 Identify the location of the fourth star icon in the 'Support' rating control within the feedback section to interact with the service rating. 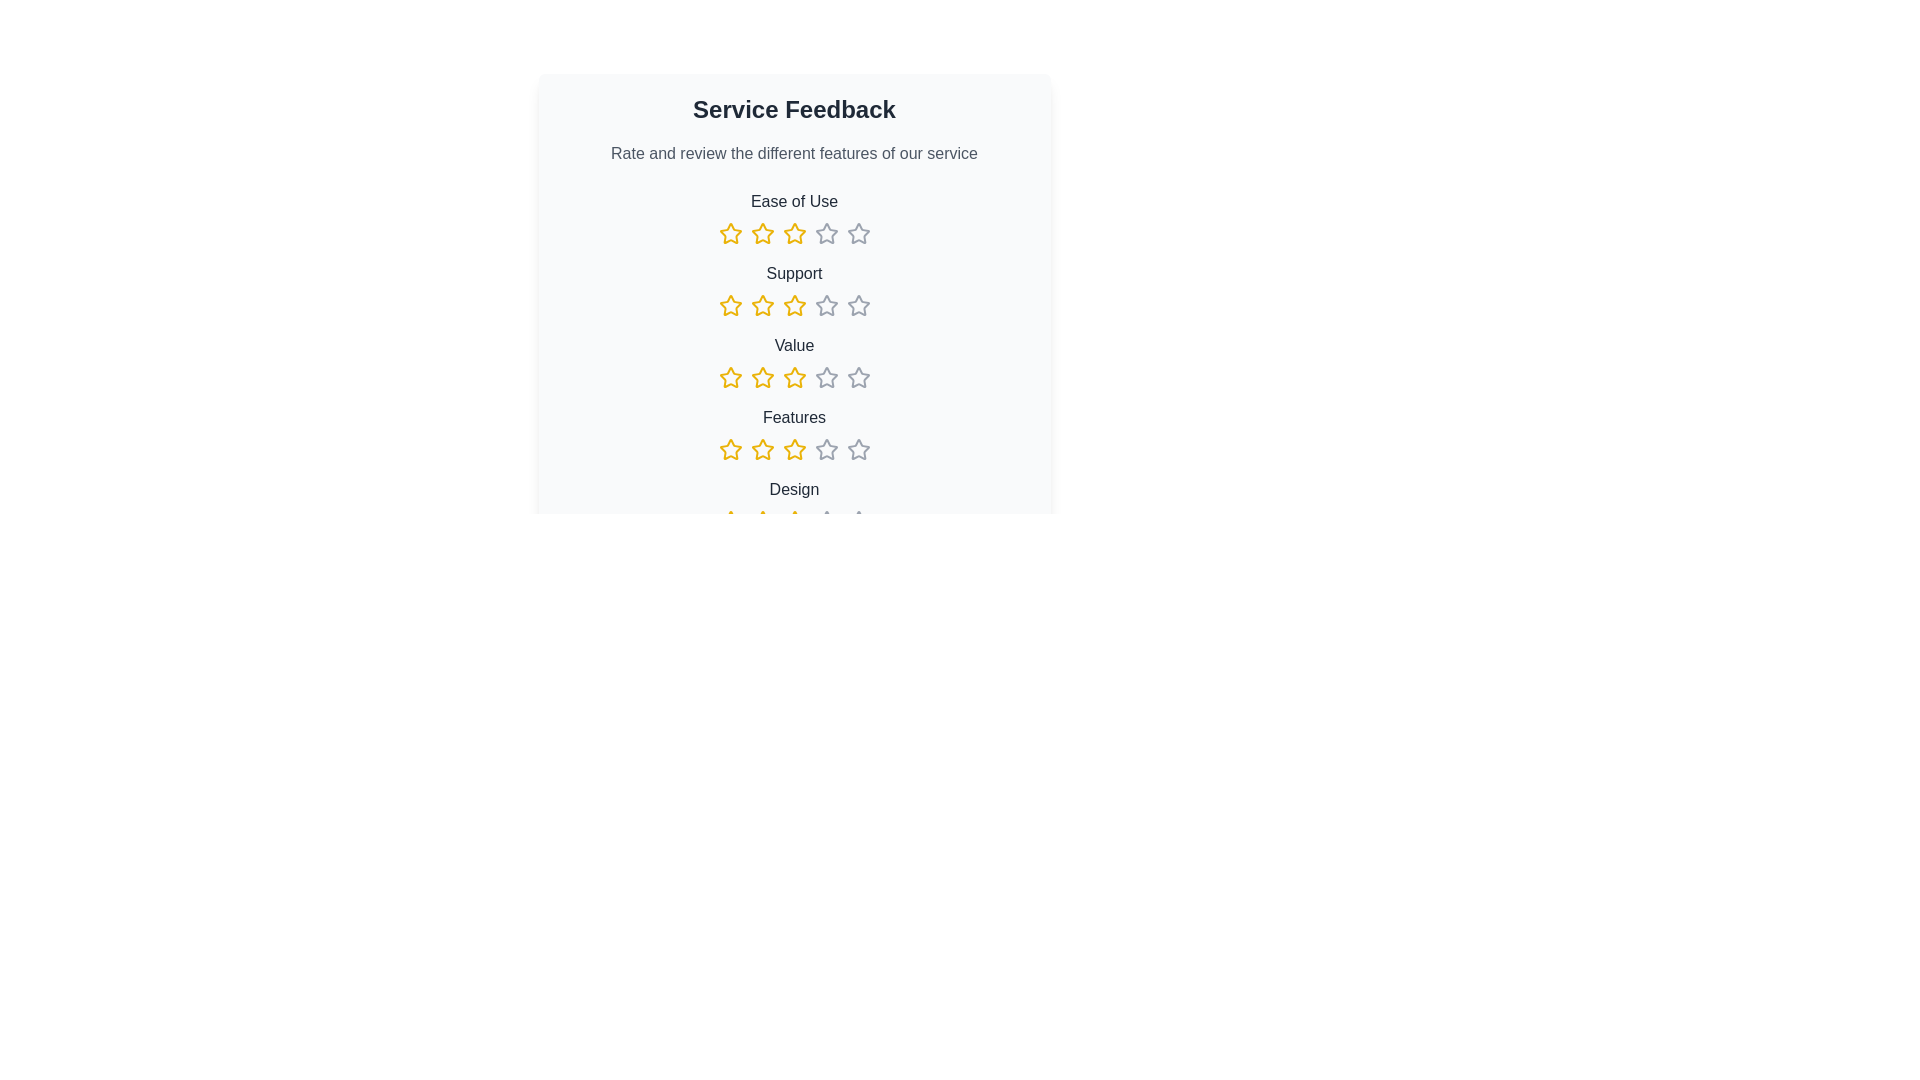
(793, 305).